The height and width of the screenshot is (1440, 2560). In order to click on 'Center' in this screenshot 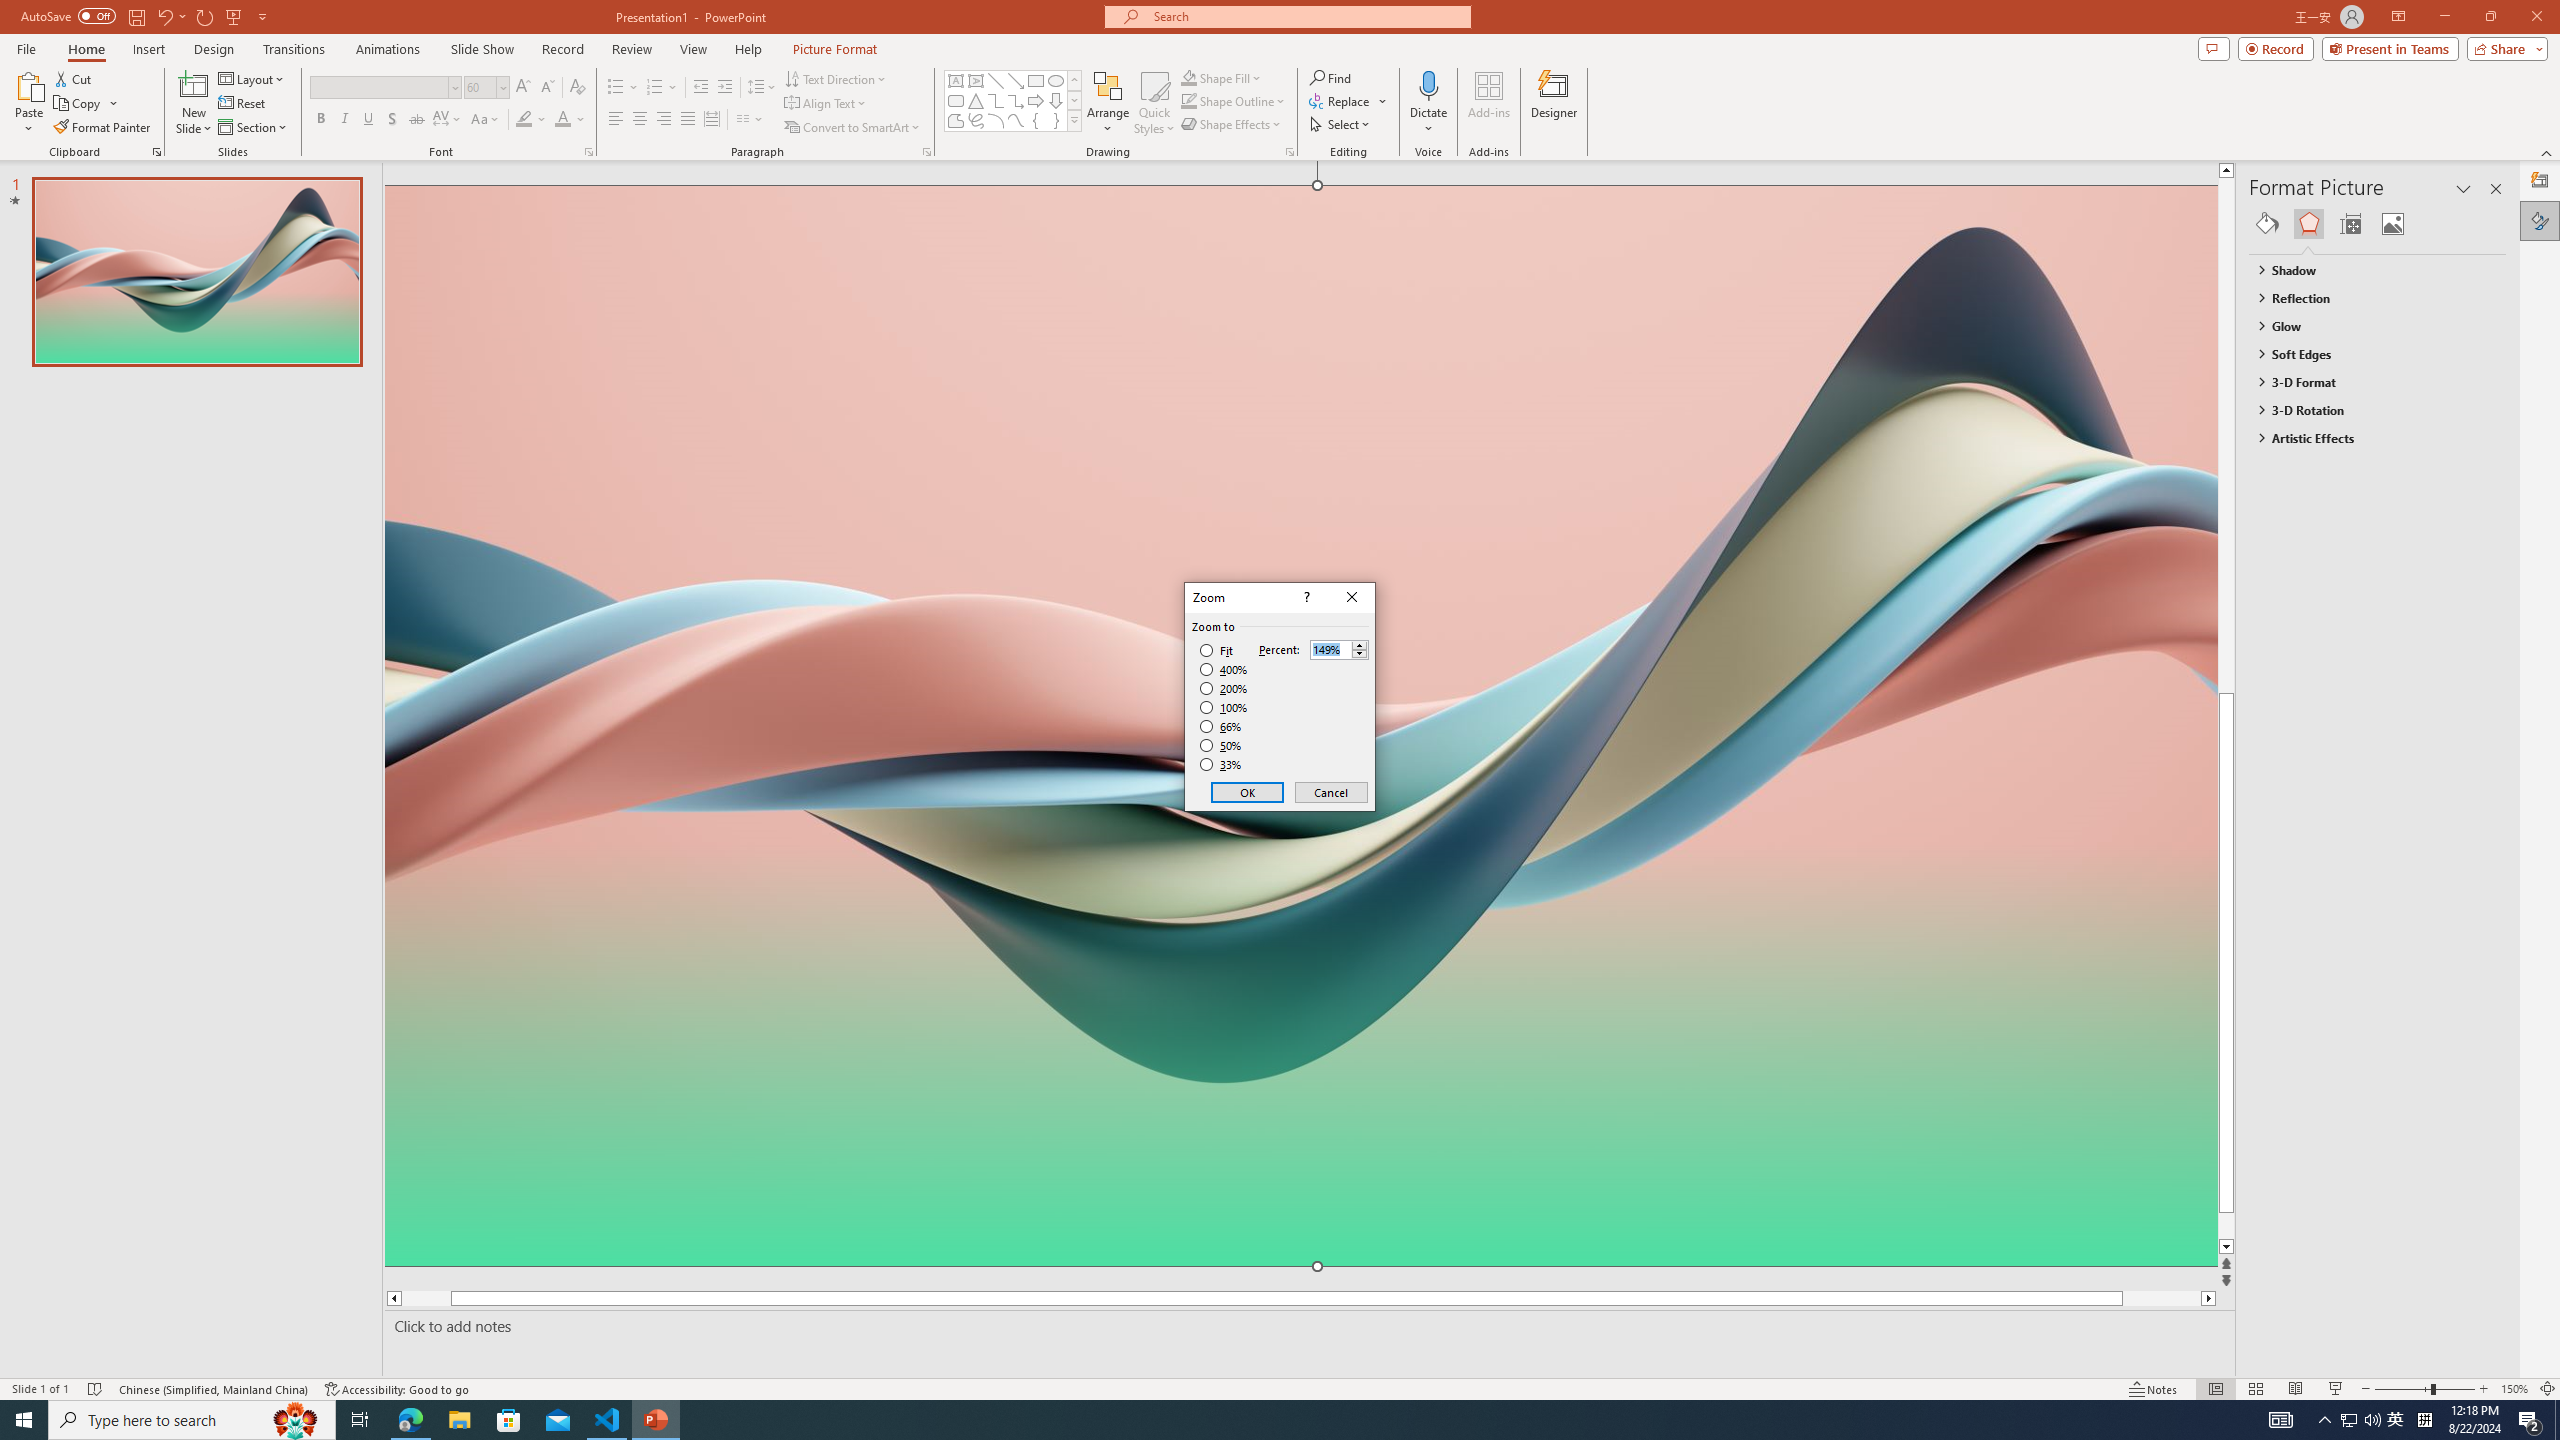, I will do `click(640, 118)`.